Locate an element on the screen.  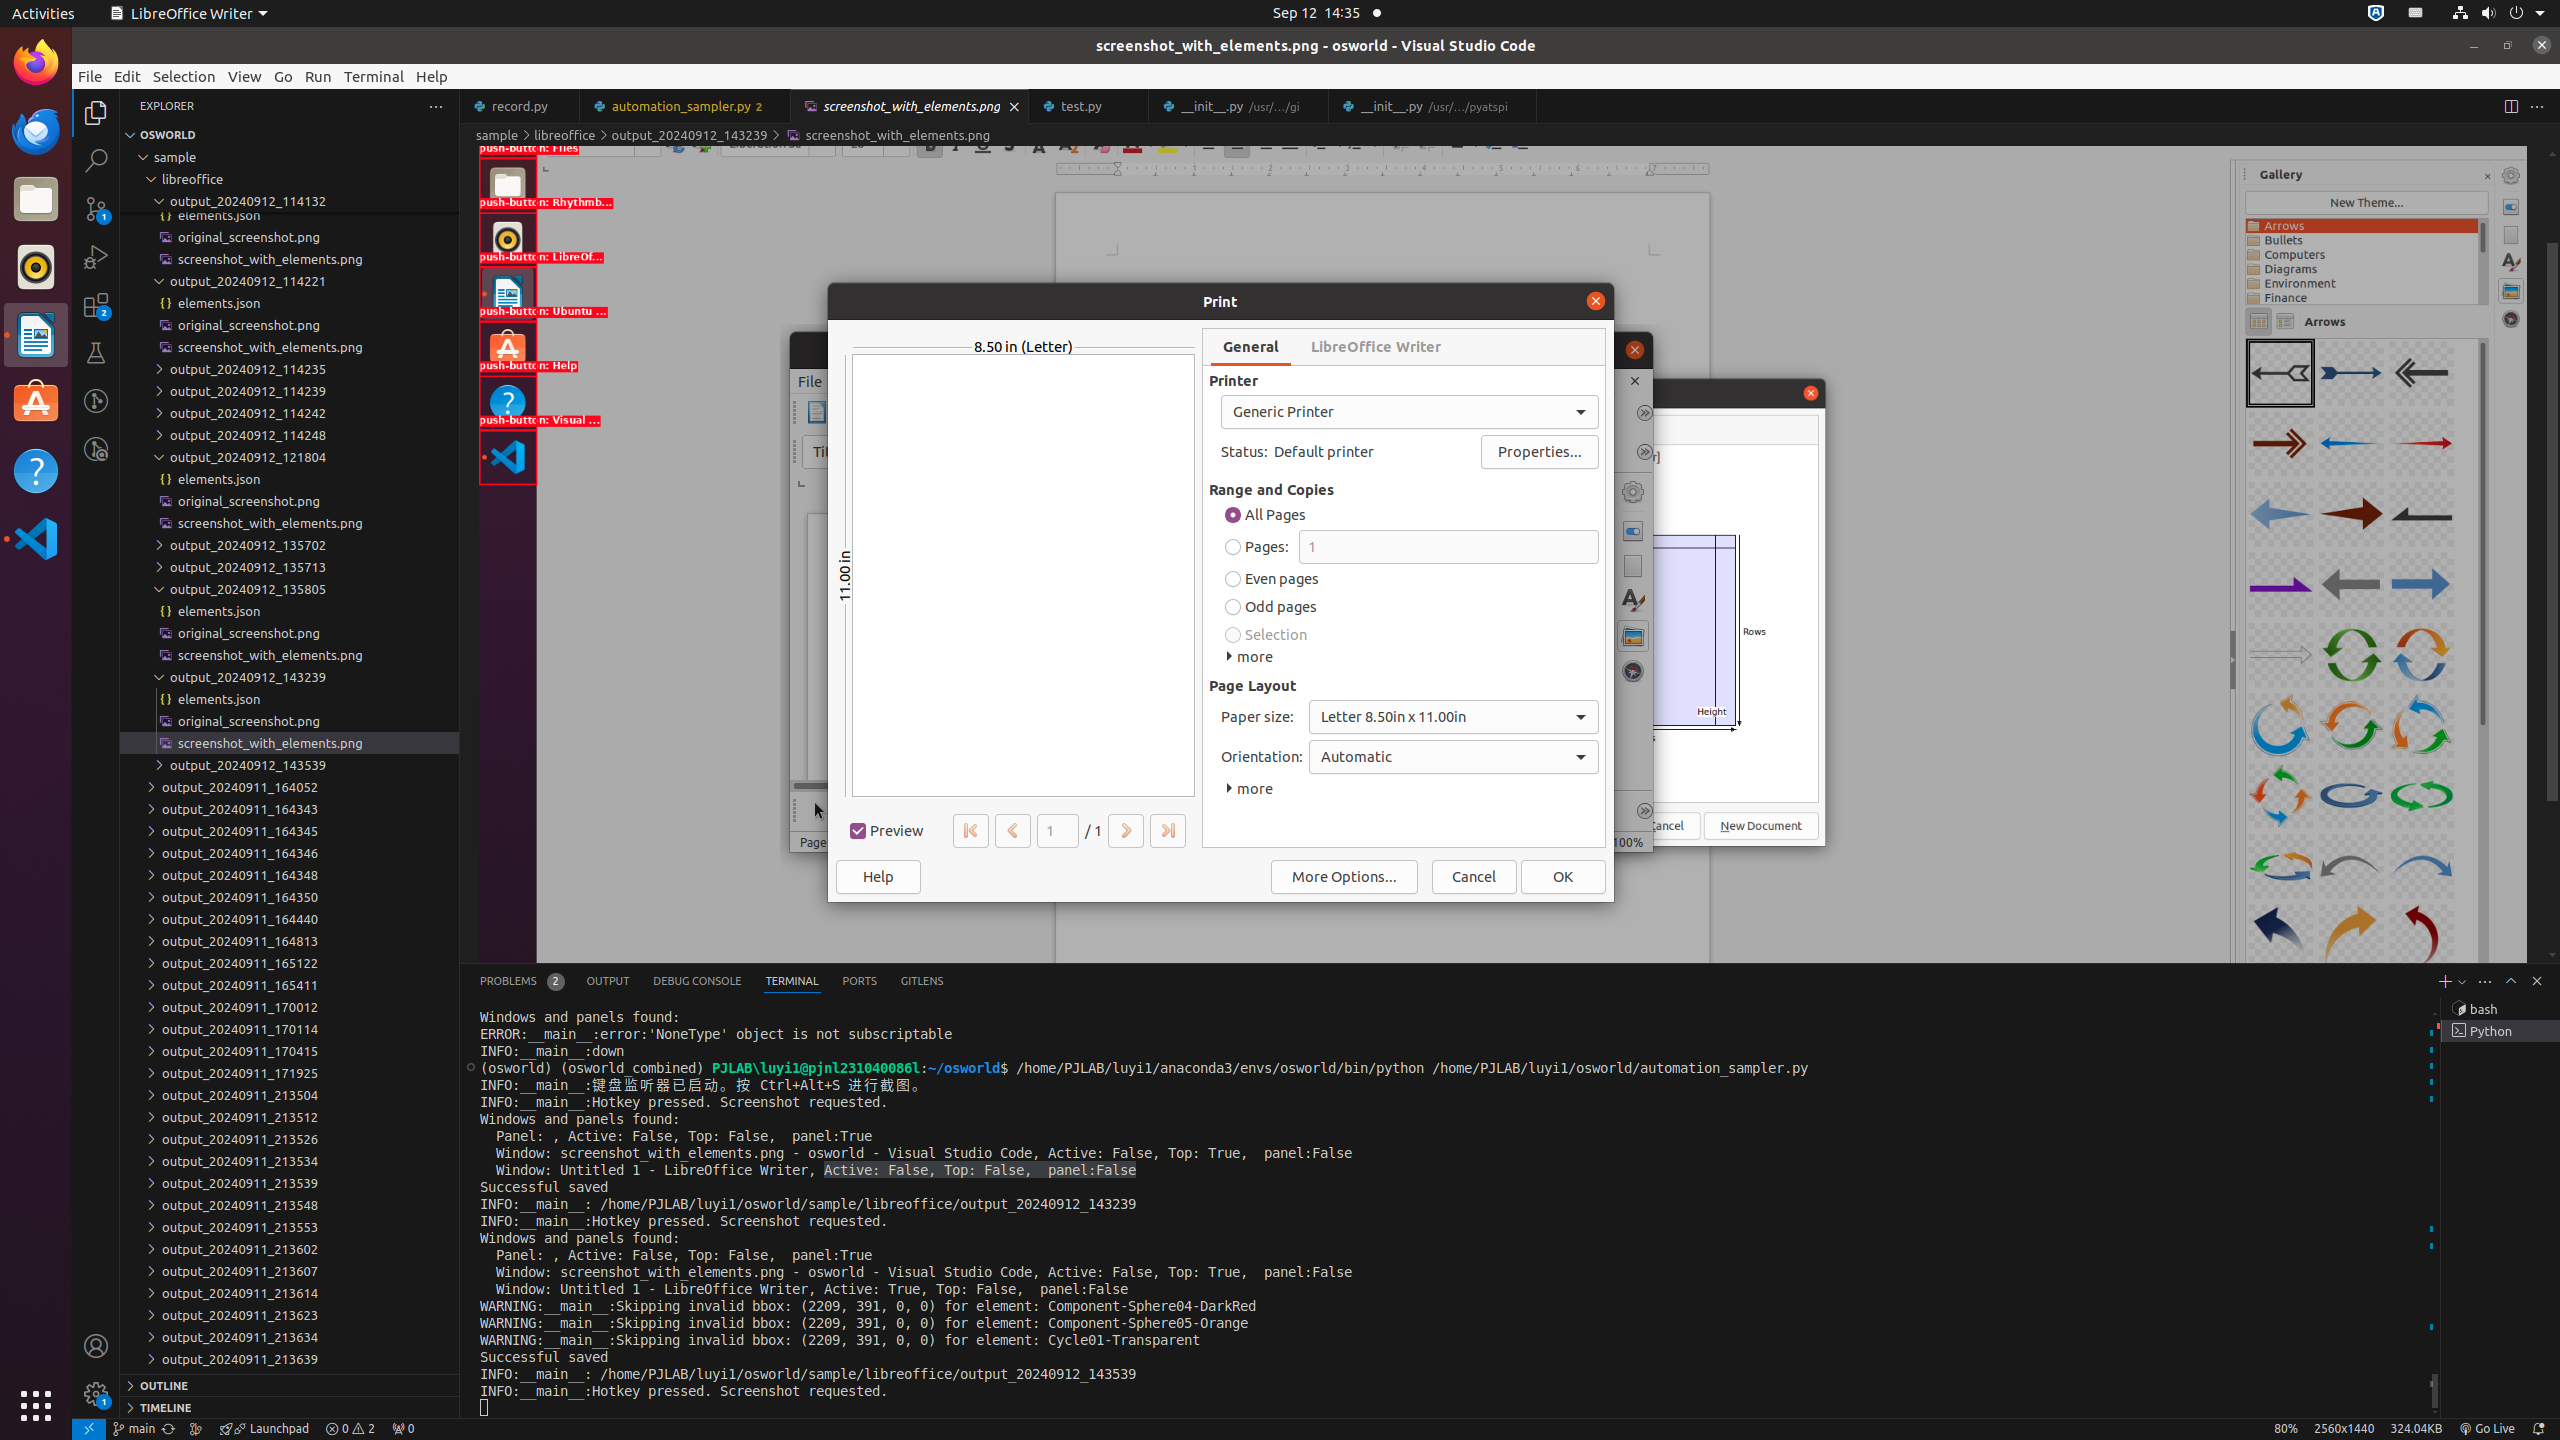
'Thunderbird Mail' is located at coordinates (36, 130).